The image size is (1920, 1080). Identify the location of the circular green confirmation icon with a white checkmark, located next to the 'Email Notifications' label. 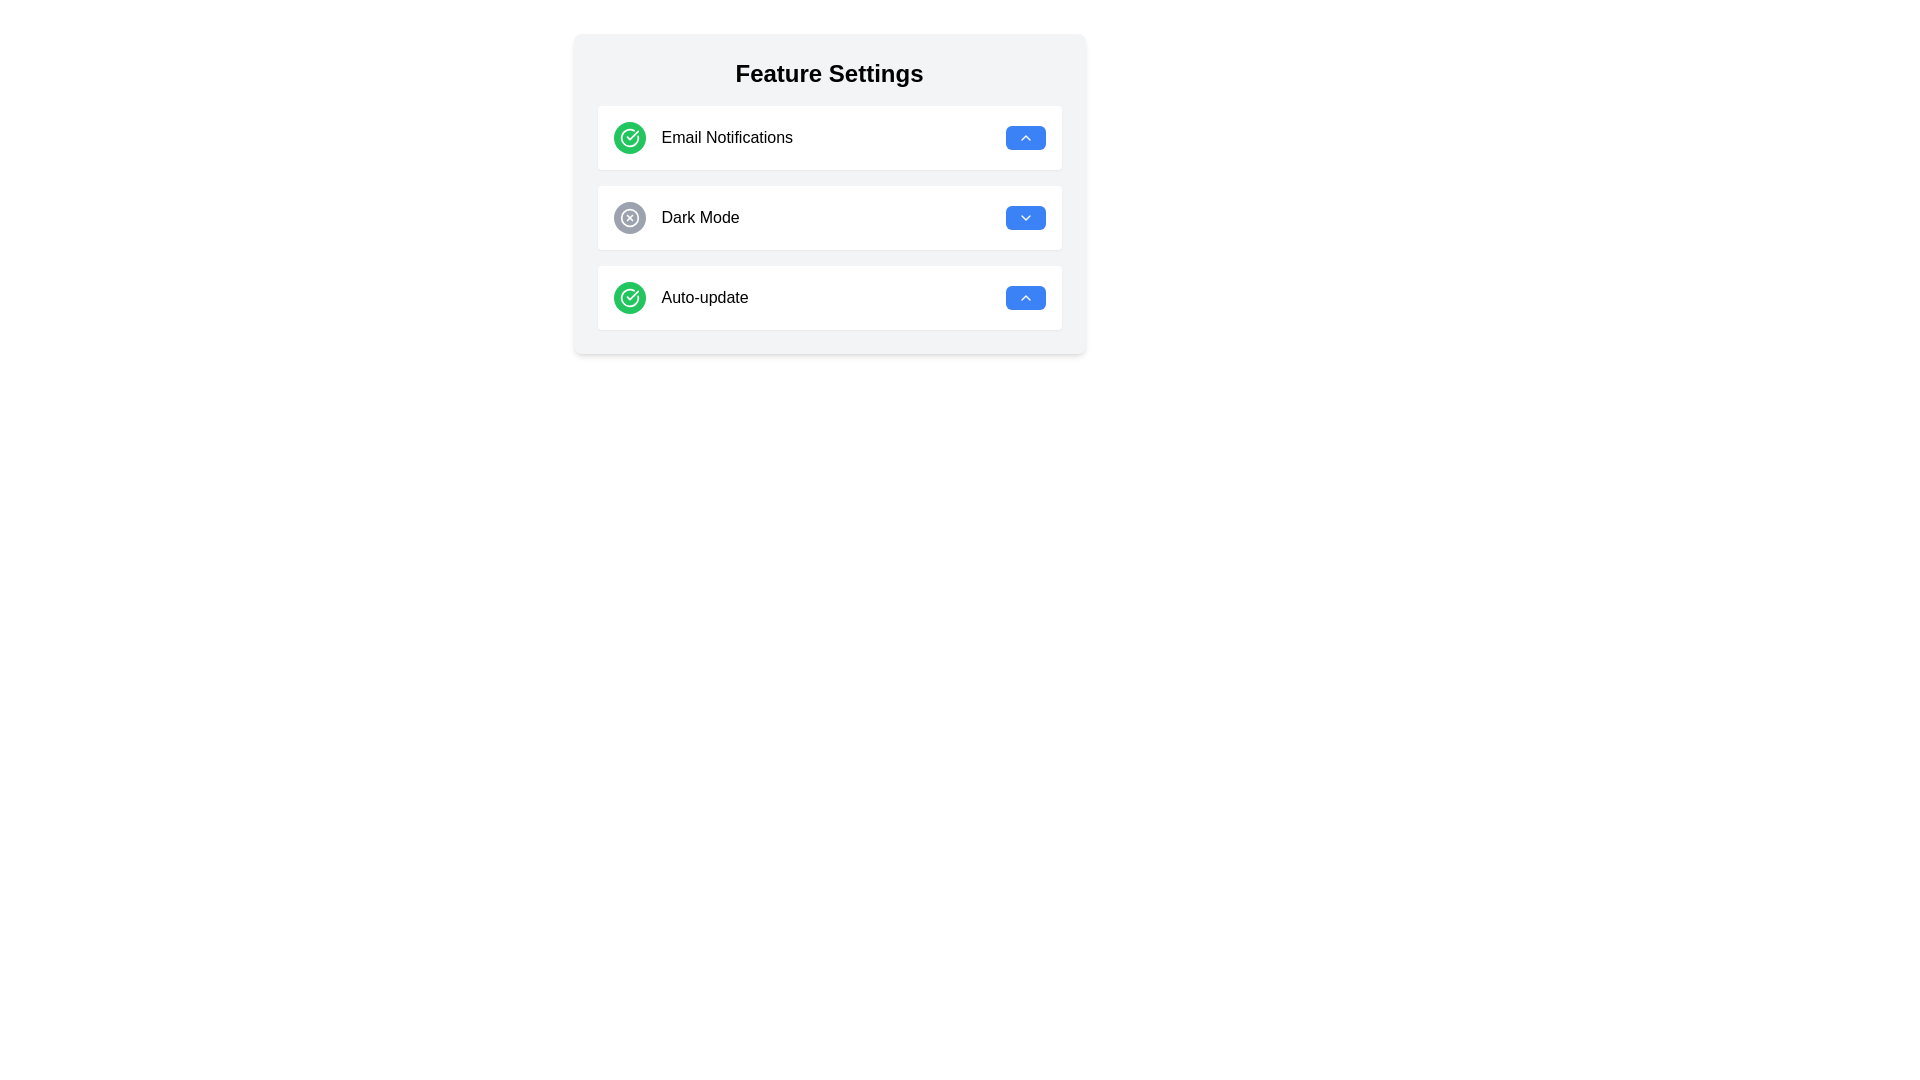
(628, 137).